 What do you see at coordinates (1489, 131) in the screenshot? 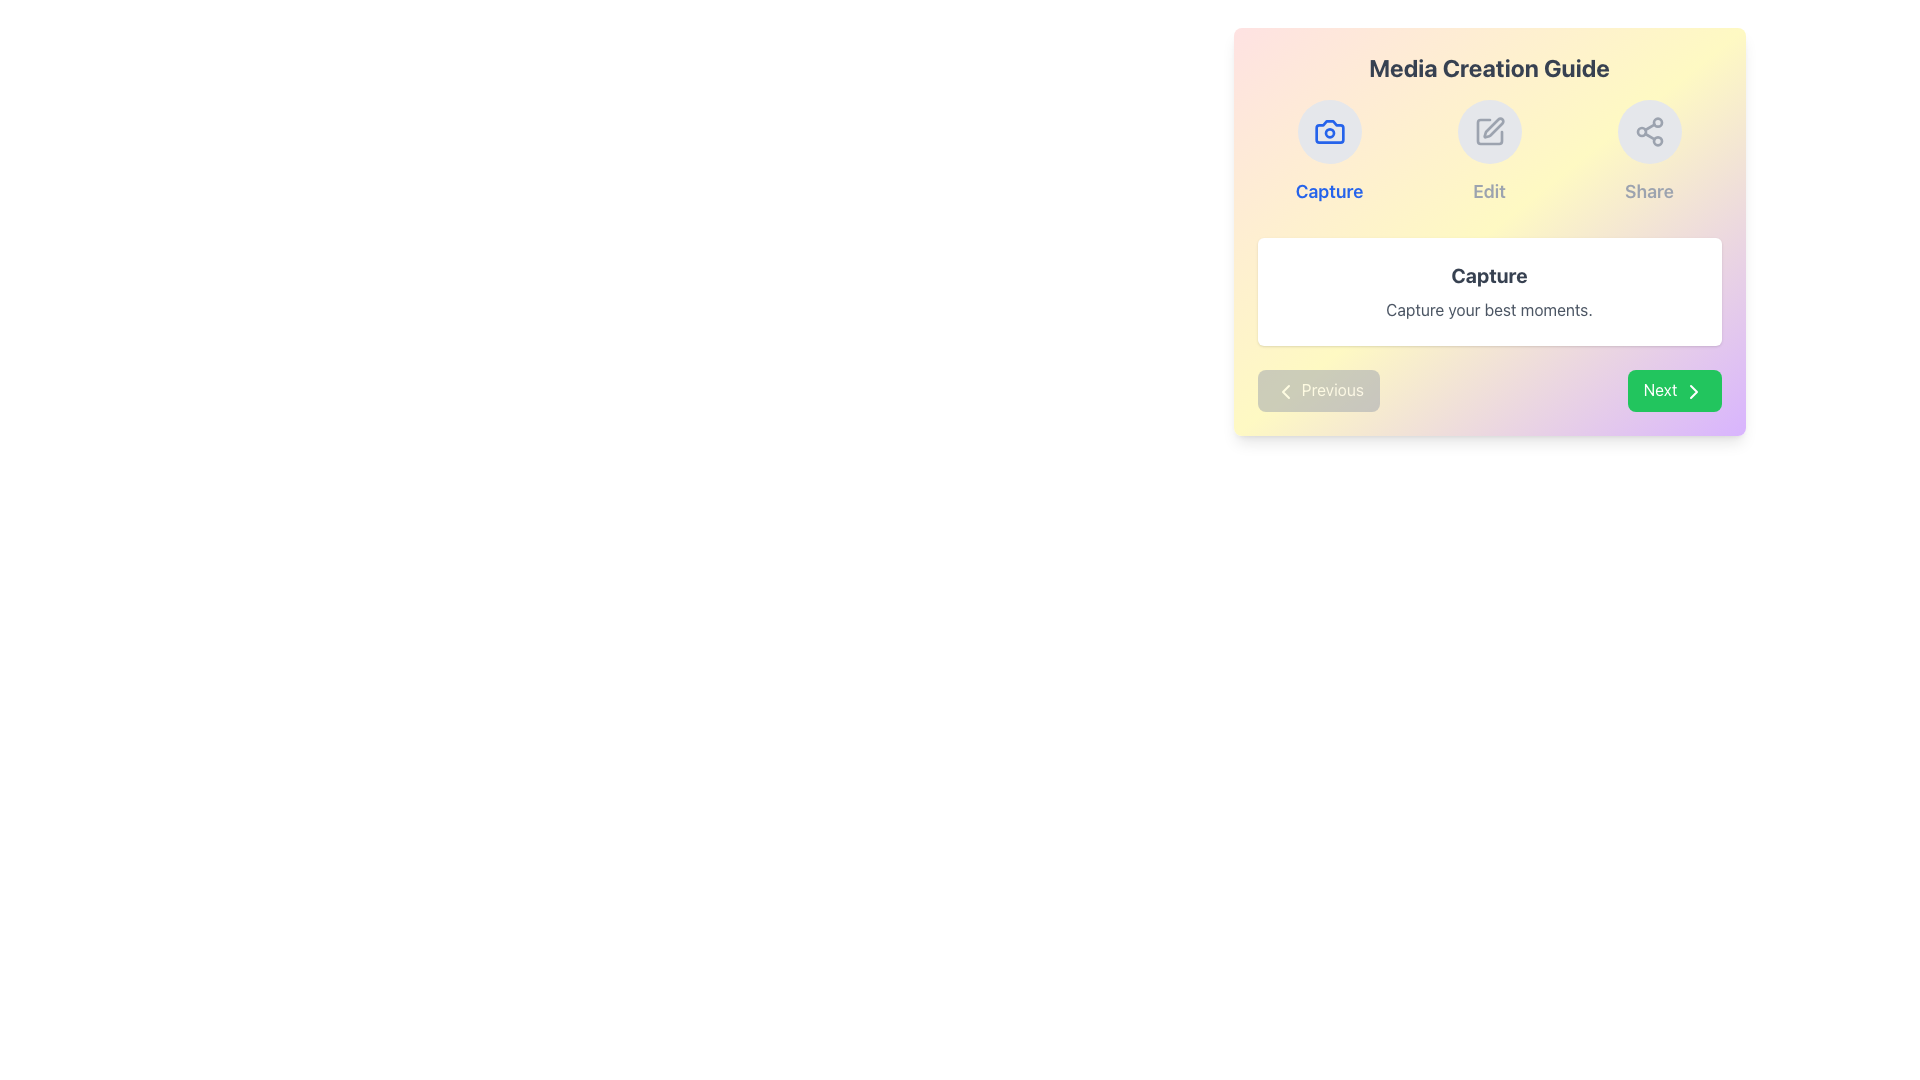
I see `the icon in the 'Edit' grouping located in the top row of the 'Media Creation Guide' panel` at bounding box center [1489, 131].